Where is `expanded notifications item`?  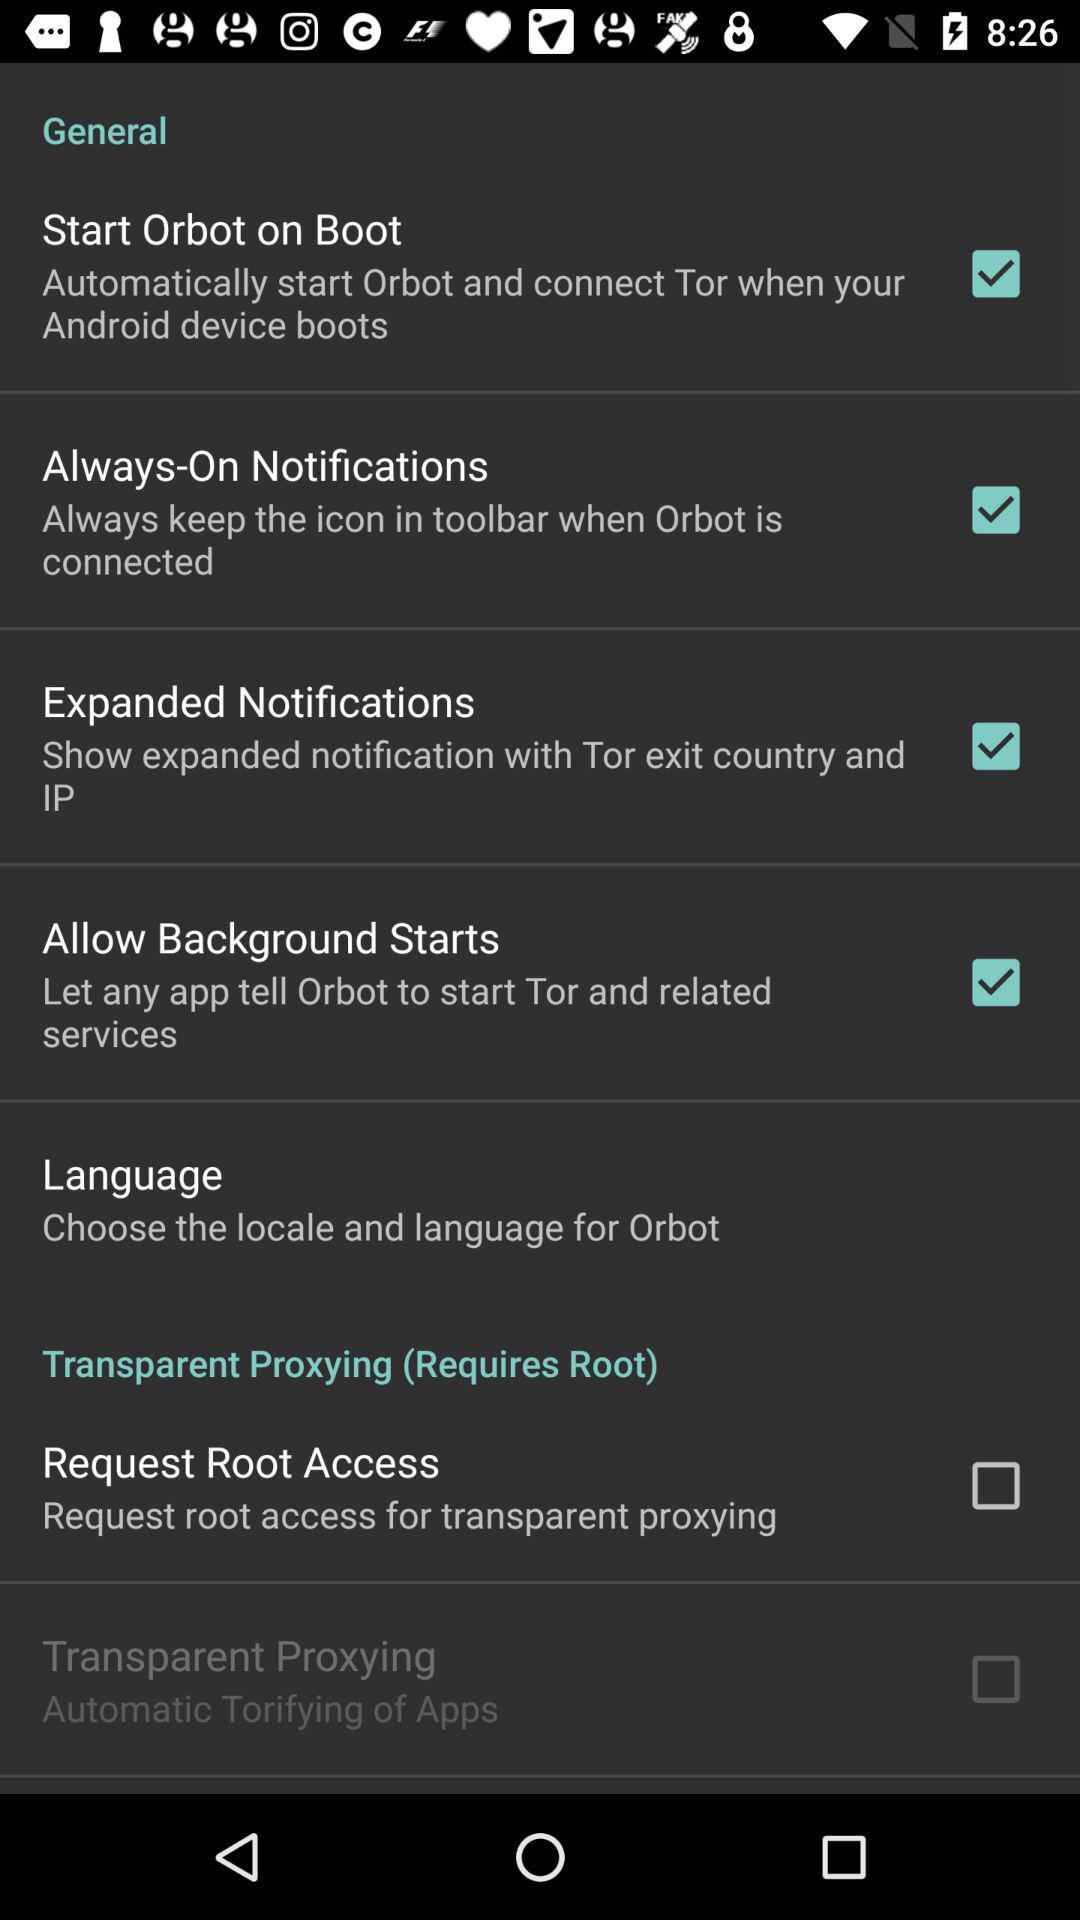 expanded notifications item is located at coordinates (257, 700).